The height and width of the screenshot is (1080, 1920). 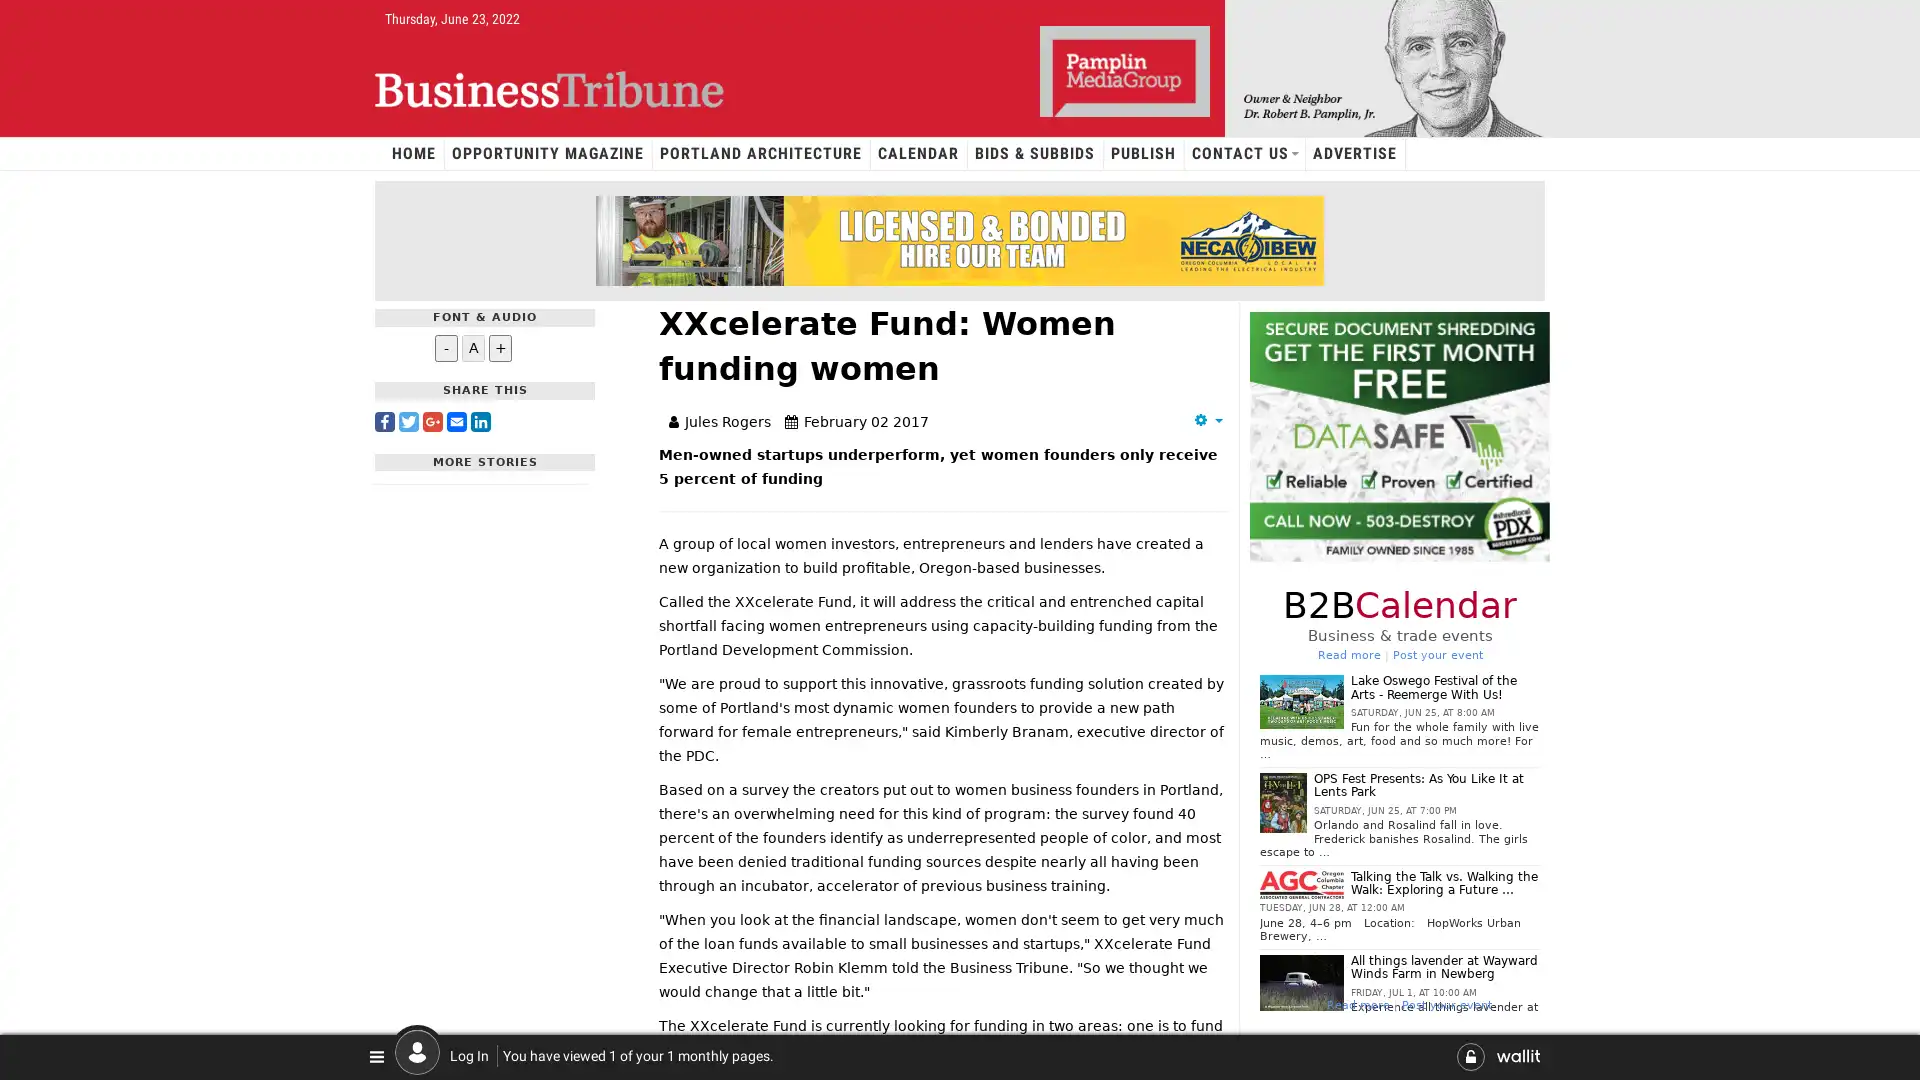 I want to click on -, so click(x=445, y=346).